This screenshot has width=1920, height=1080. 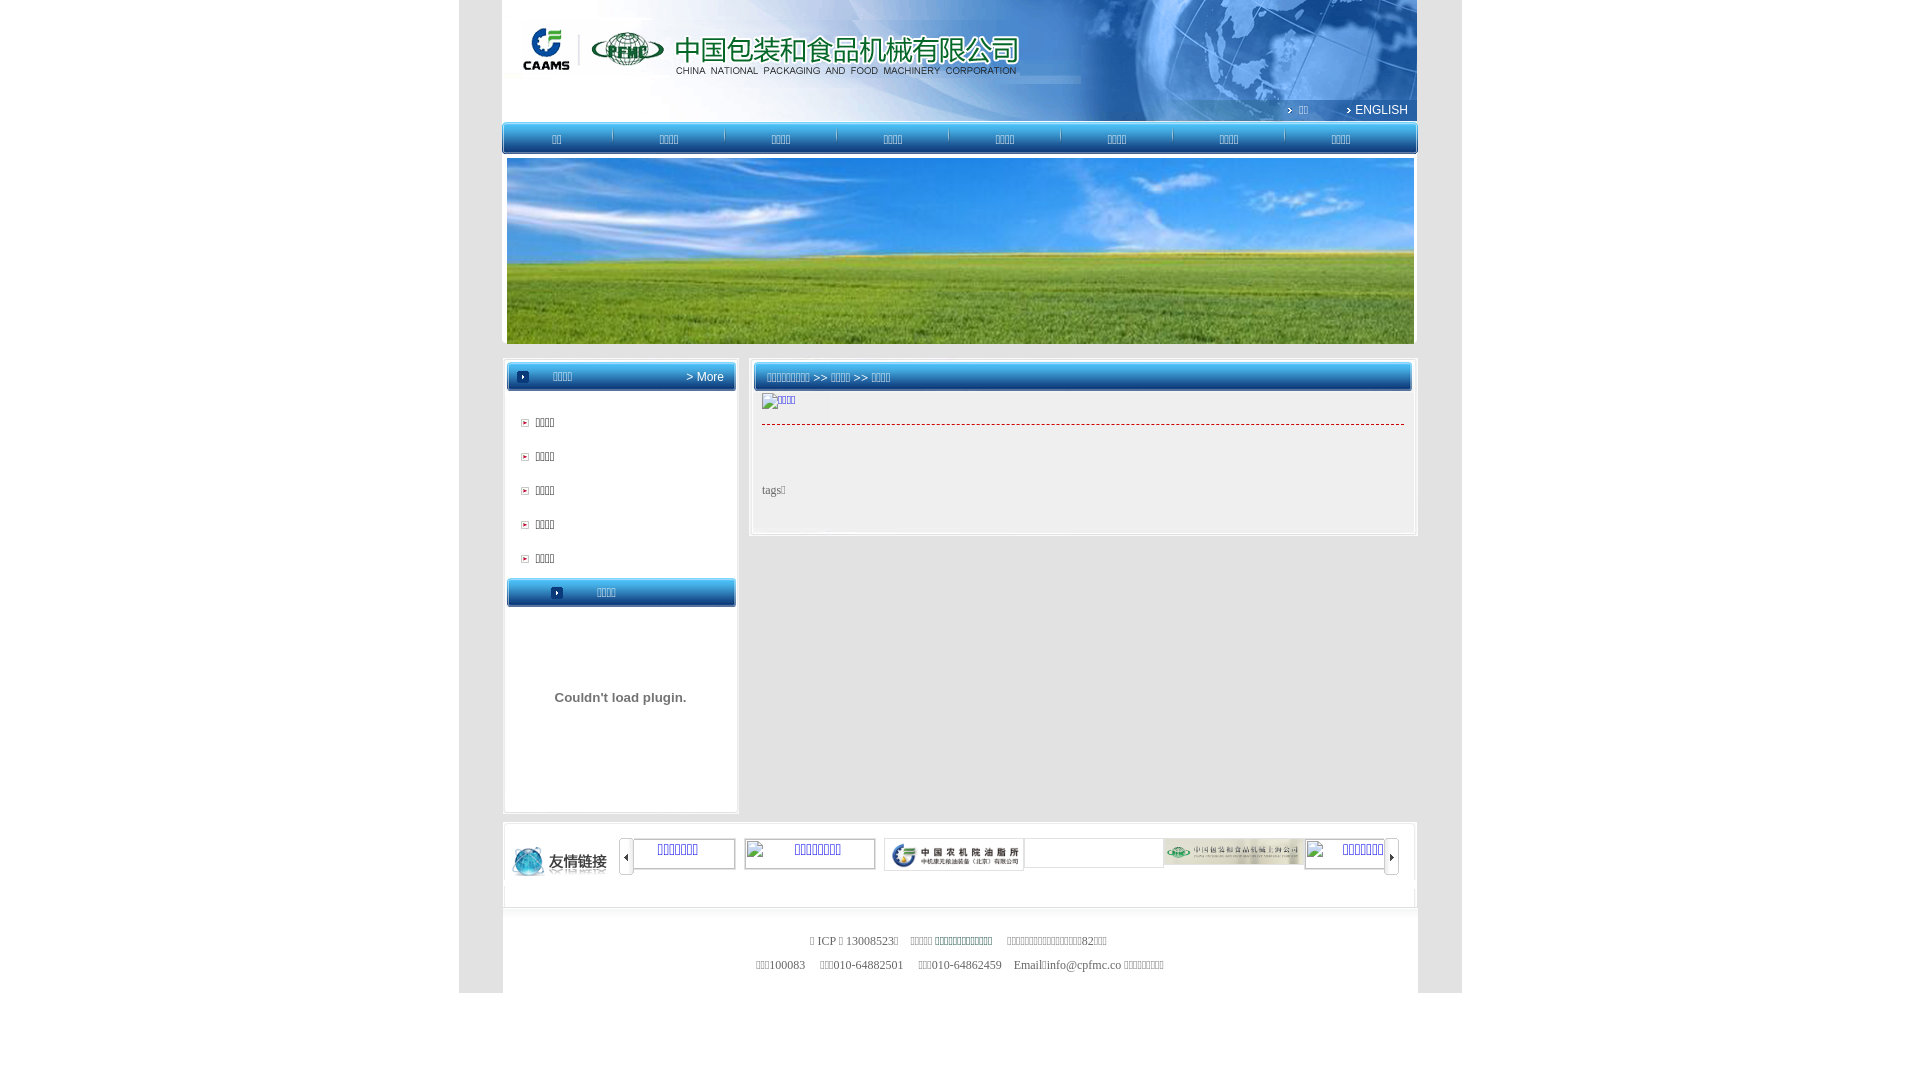 What do you see at coordinates (708, 377) in the screenshot?
I see `' More'` at bounding box center [708, 377].